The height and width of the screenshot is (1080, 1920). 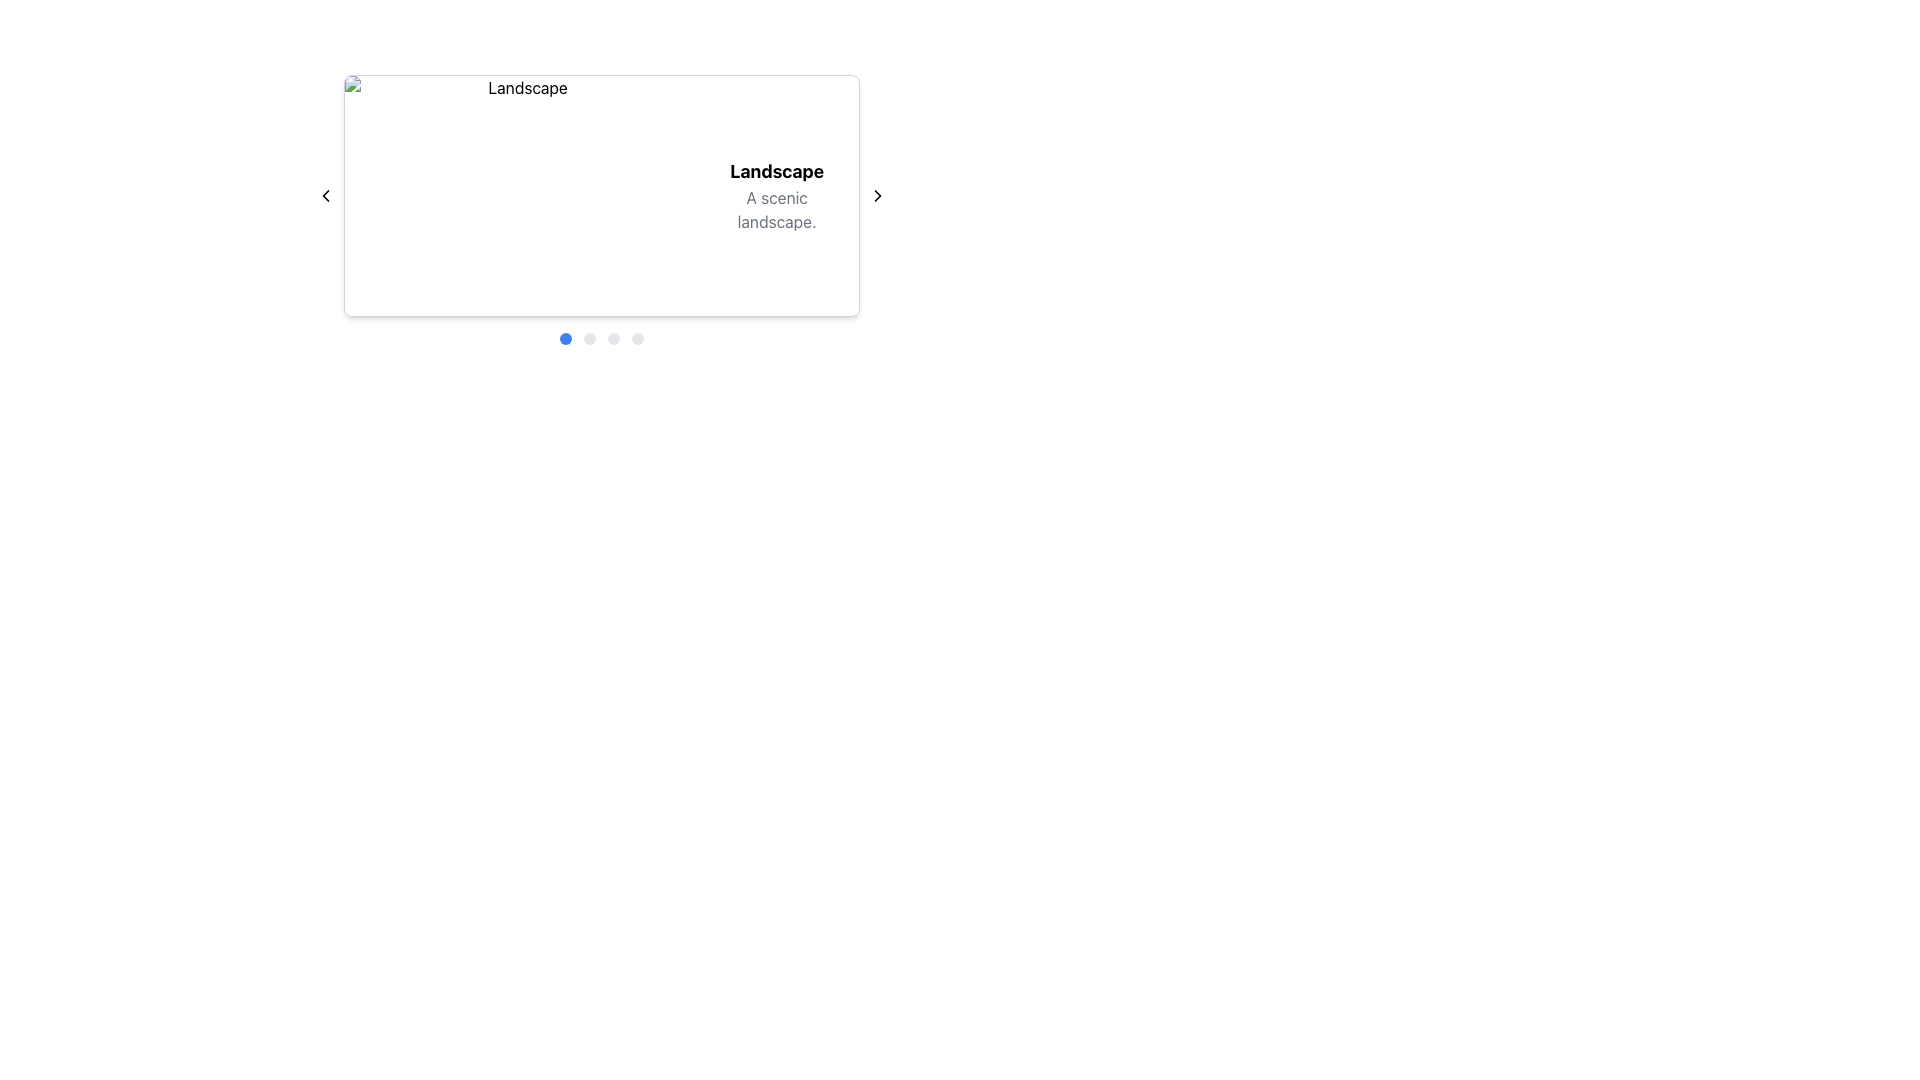 I want to click on the Chevron icon embedded in the button on the right side of the 'Landscape' card, so click(x=878, y=196).